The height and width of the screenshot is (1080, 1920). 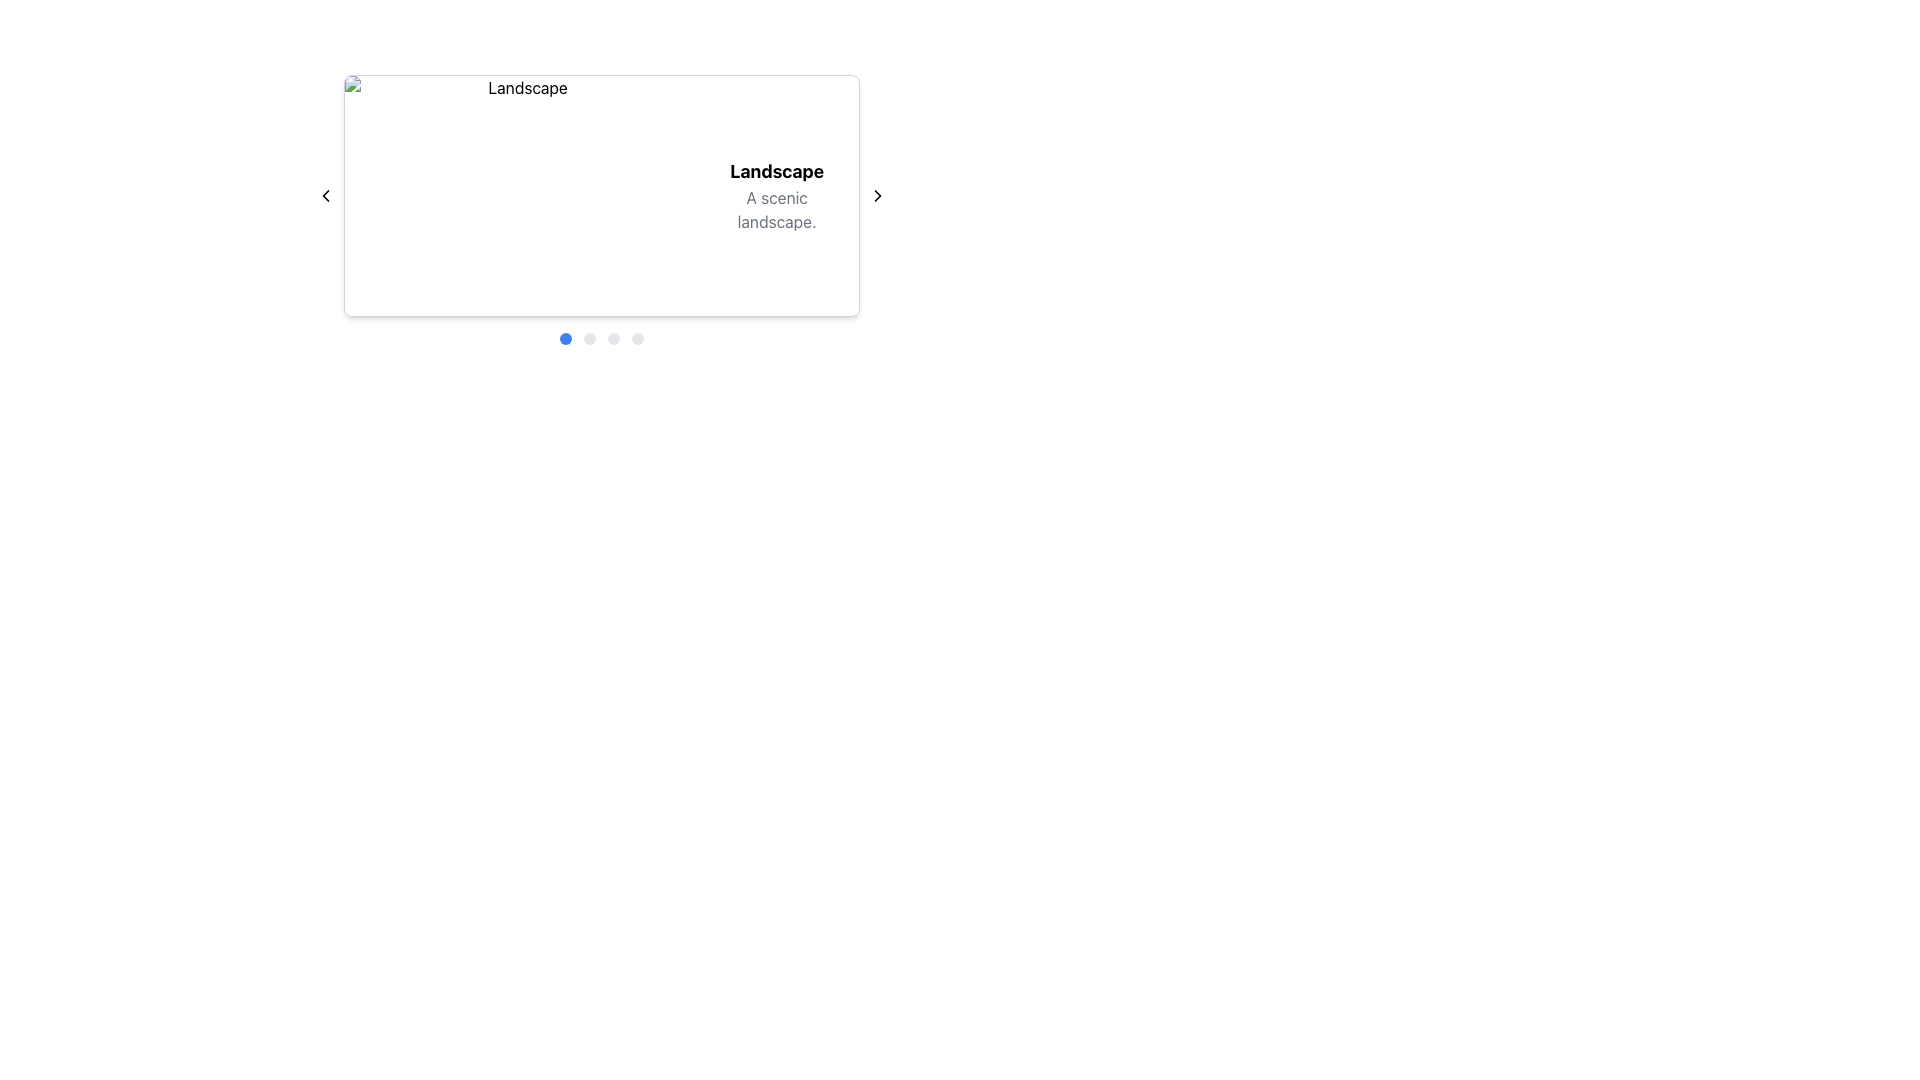 I want to click on the Chevron icon embedded in the button on the right side of the 'Landscape' card, so click(x=878, y=196).